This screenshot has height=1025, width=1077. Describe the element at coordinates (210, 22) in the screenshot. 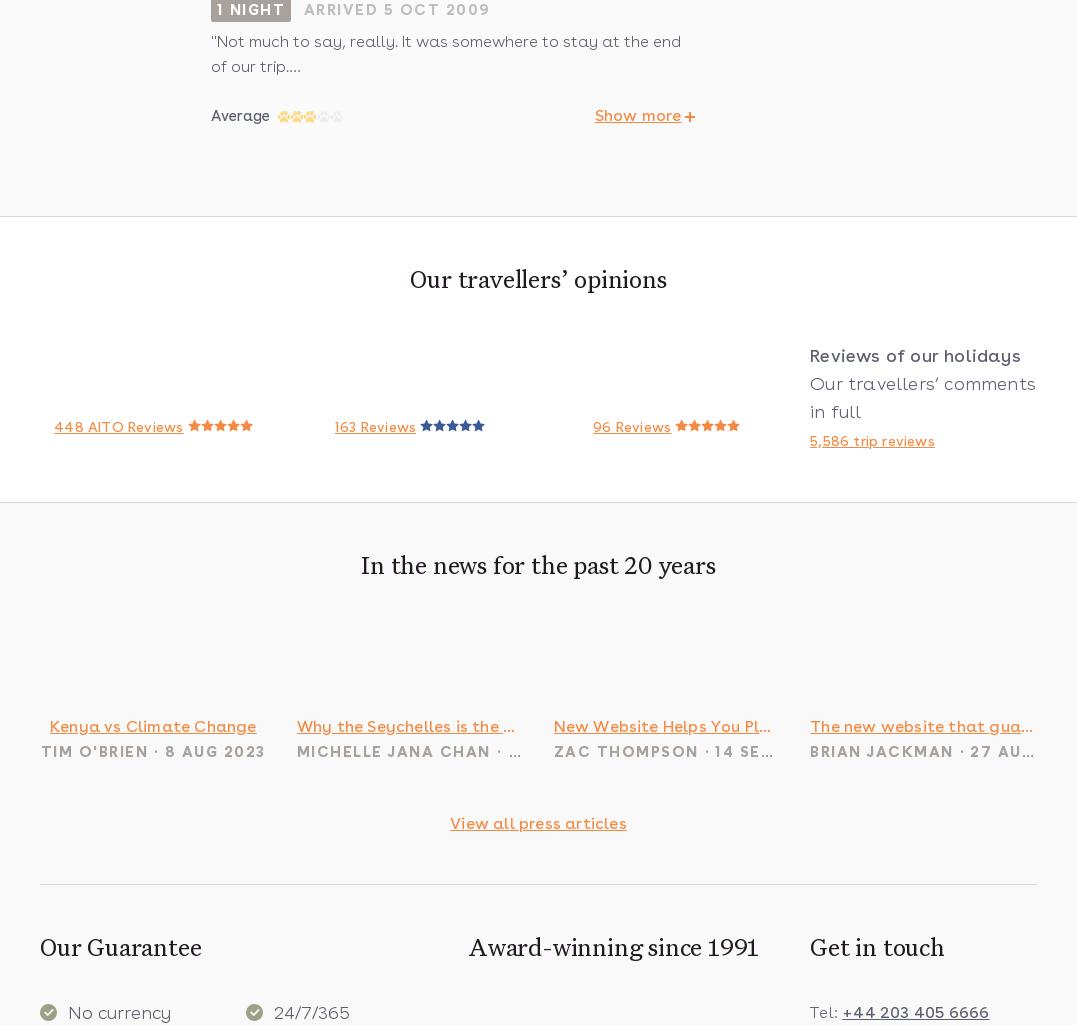

I see `'No 'host' here so first hand knowledge on tap. Food was again very good - although not Norman Carr standard."'` at that location.